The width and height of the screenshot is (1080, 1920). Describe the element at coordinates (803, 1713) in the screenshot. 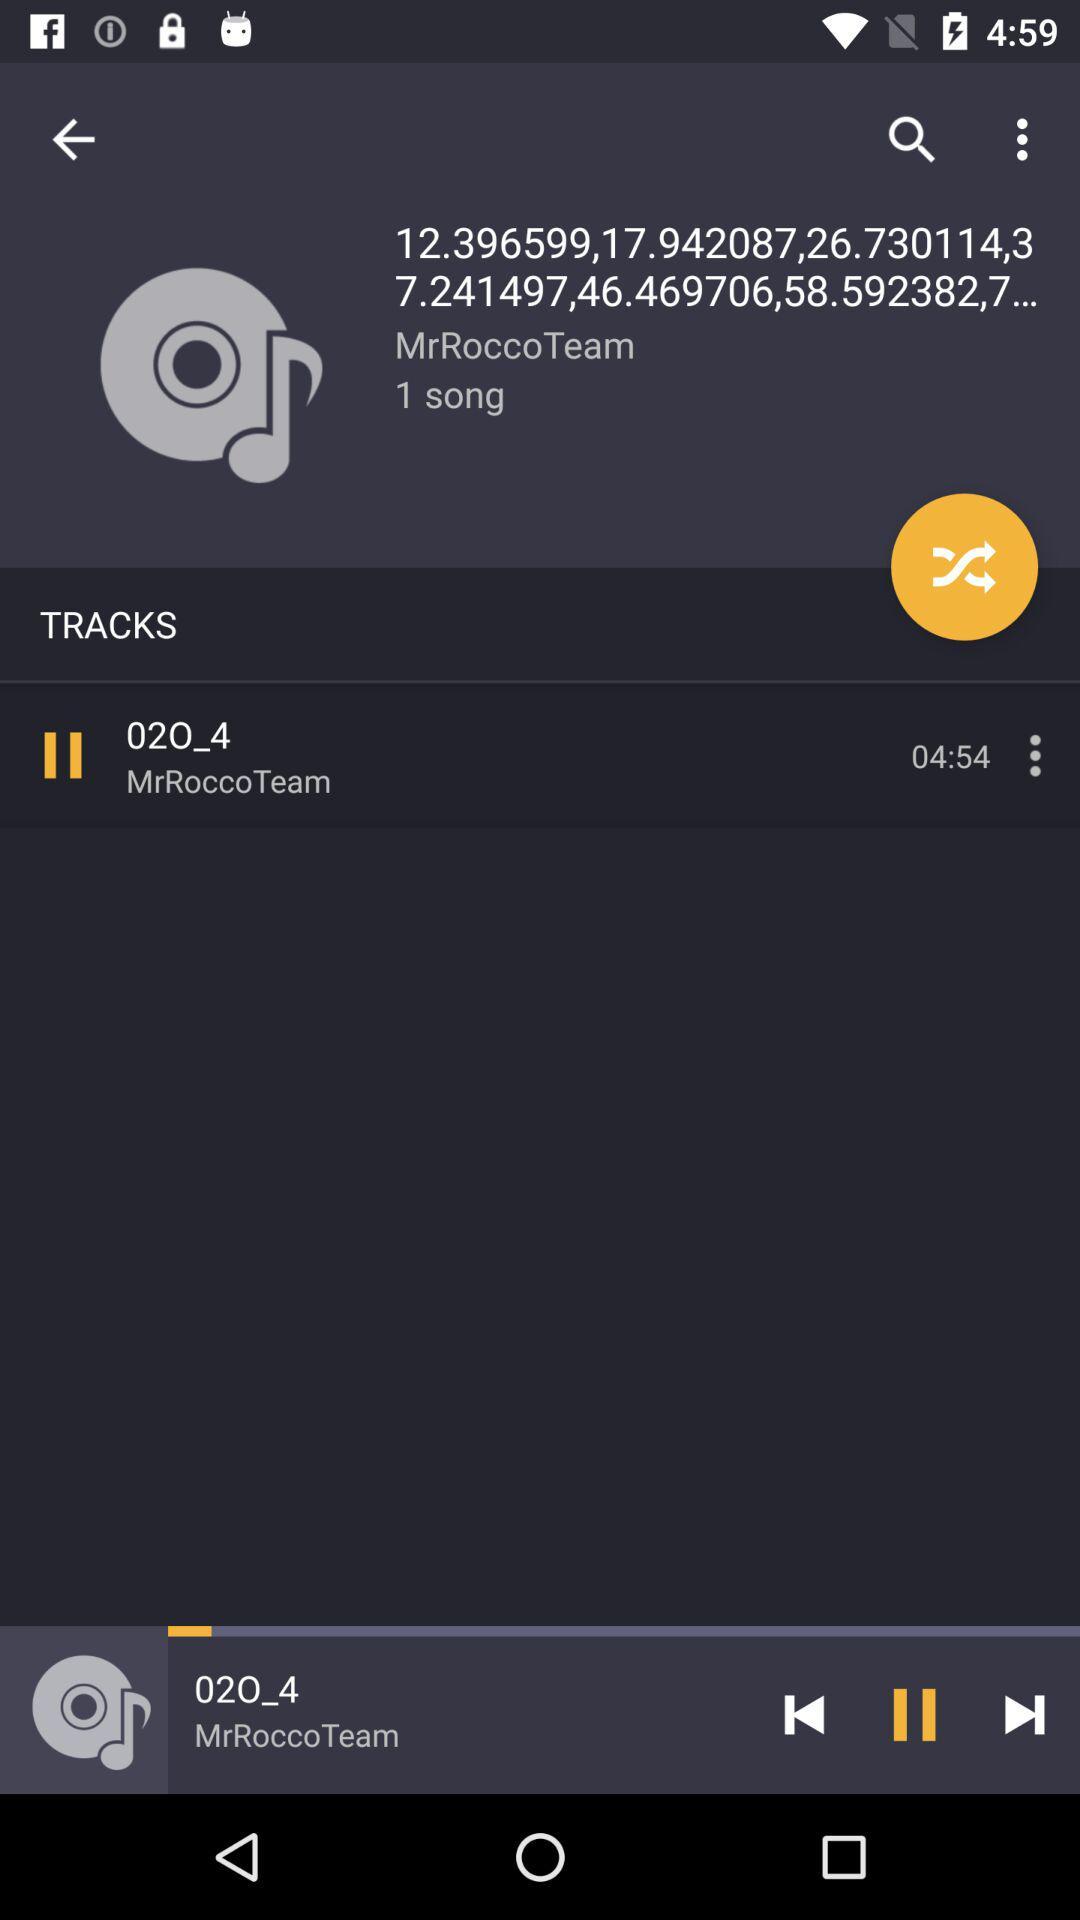

I see `the item next to the 02o_4 icon` at that location.